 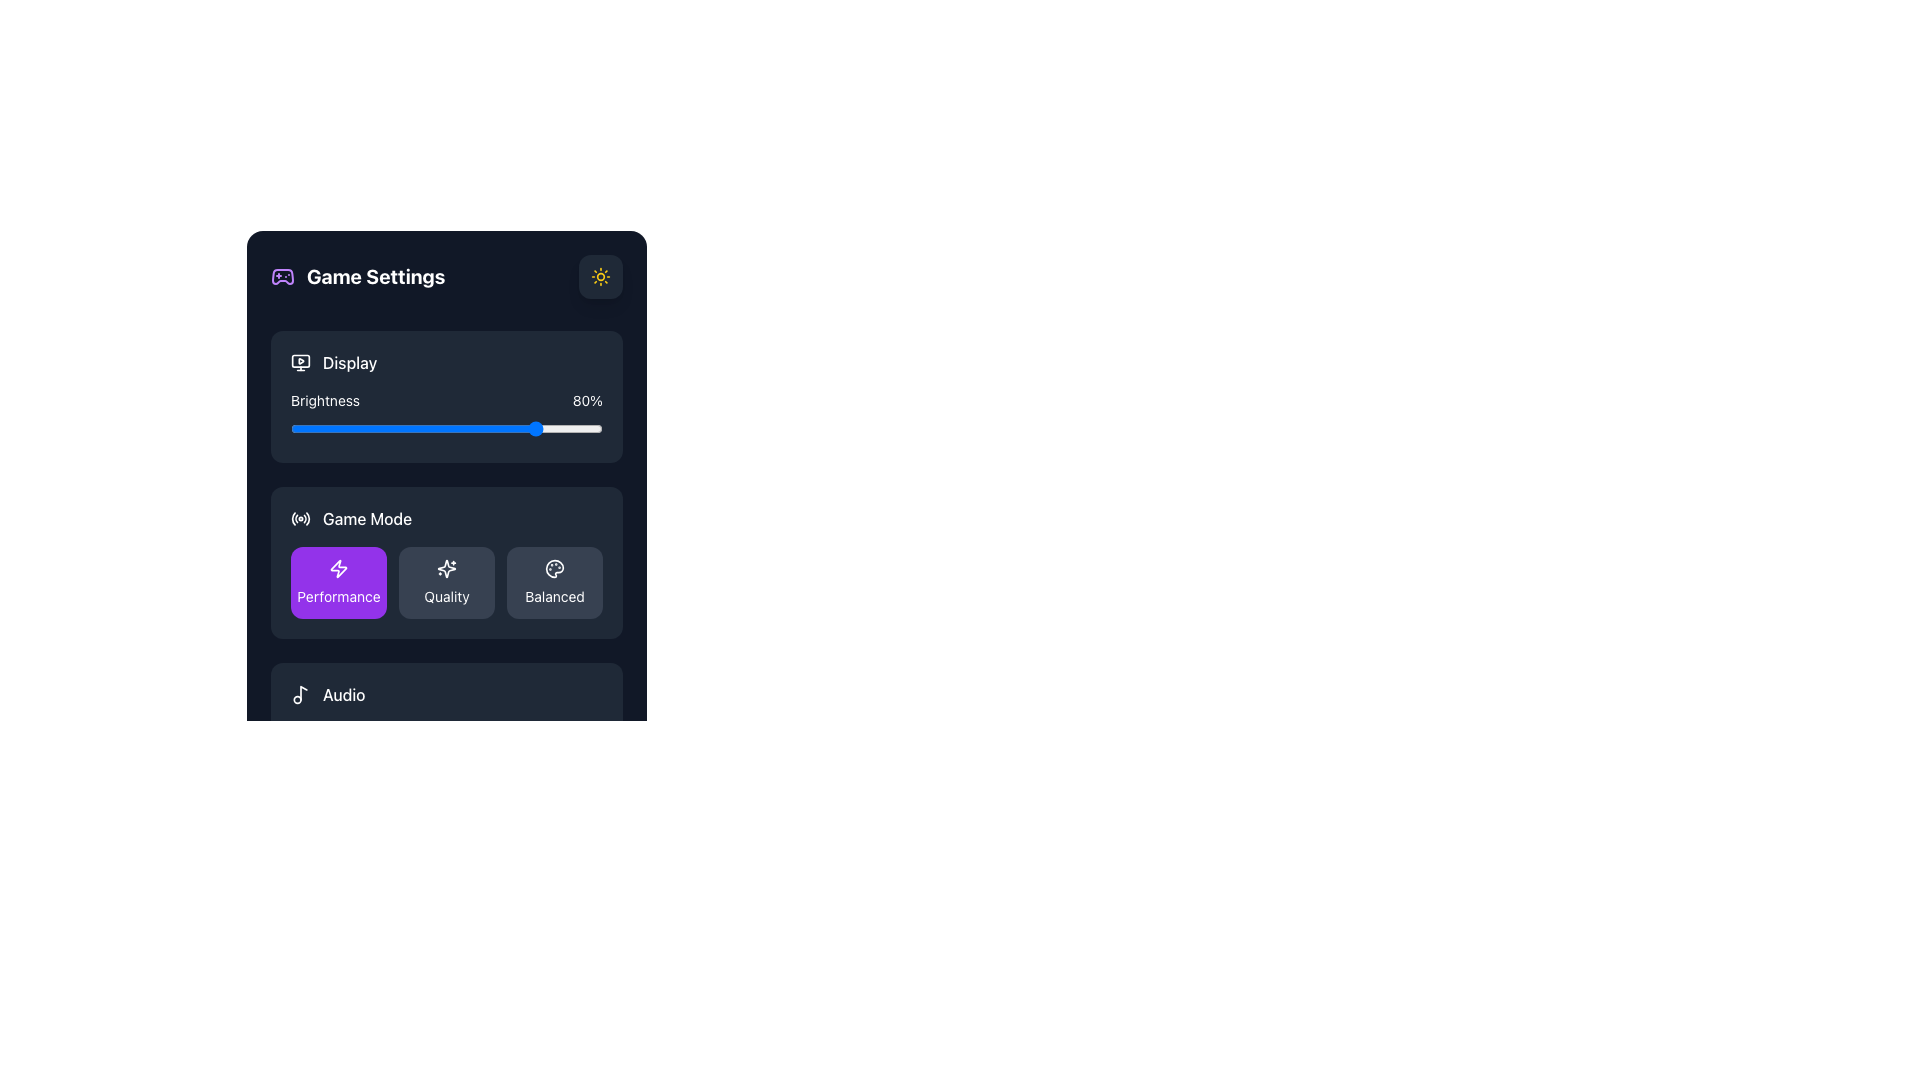 What do you see at coordinates (282, 277) in the screenshot?
I see `the central body of the gamepad icon, which is a dark-colored SVG element located in the 'Game Settings' panel, near the top-left corner next to the 'Game Settings' title` at bounding box center [282, 277].